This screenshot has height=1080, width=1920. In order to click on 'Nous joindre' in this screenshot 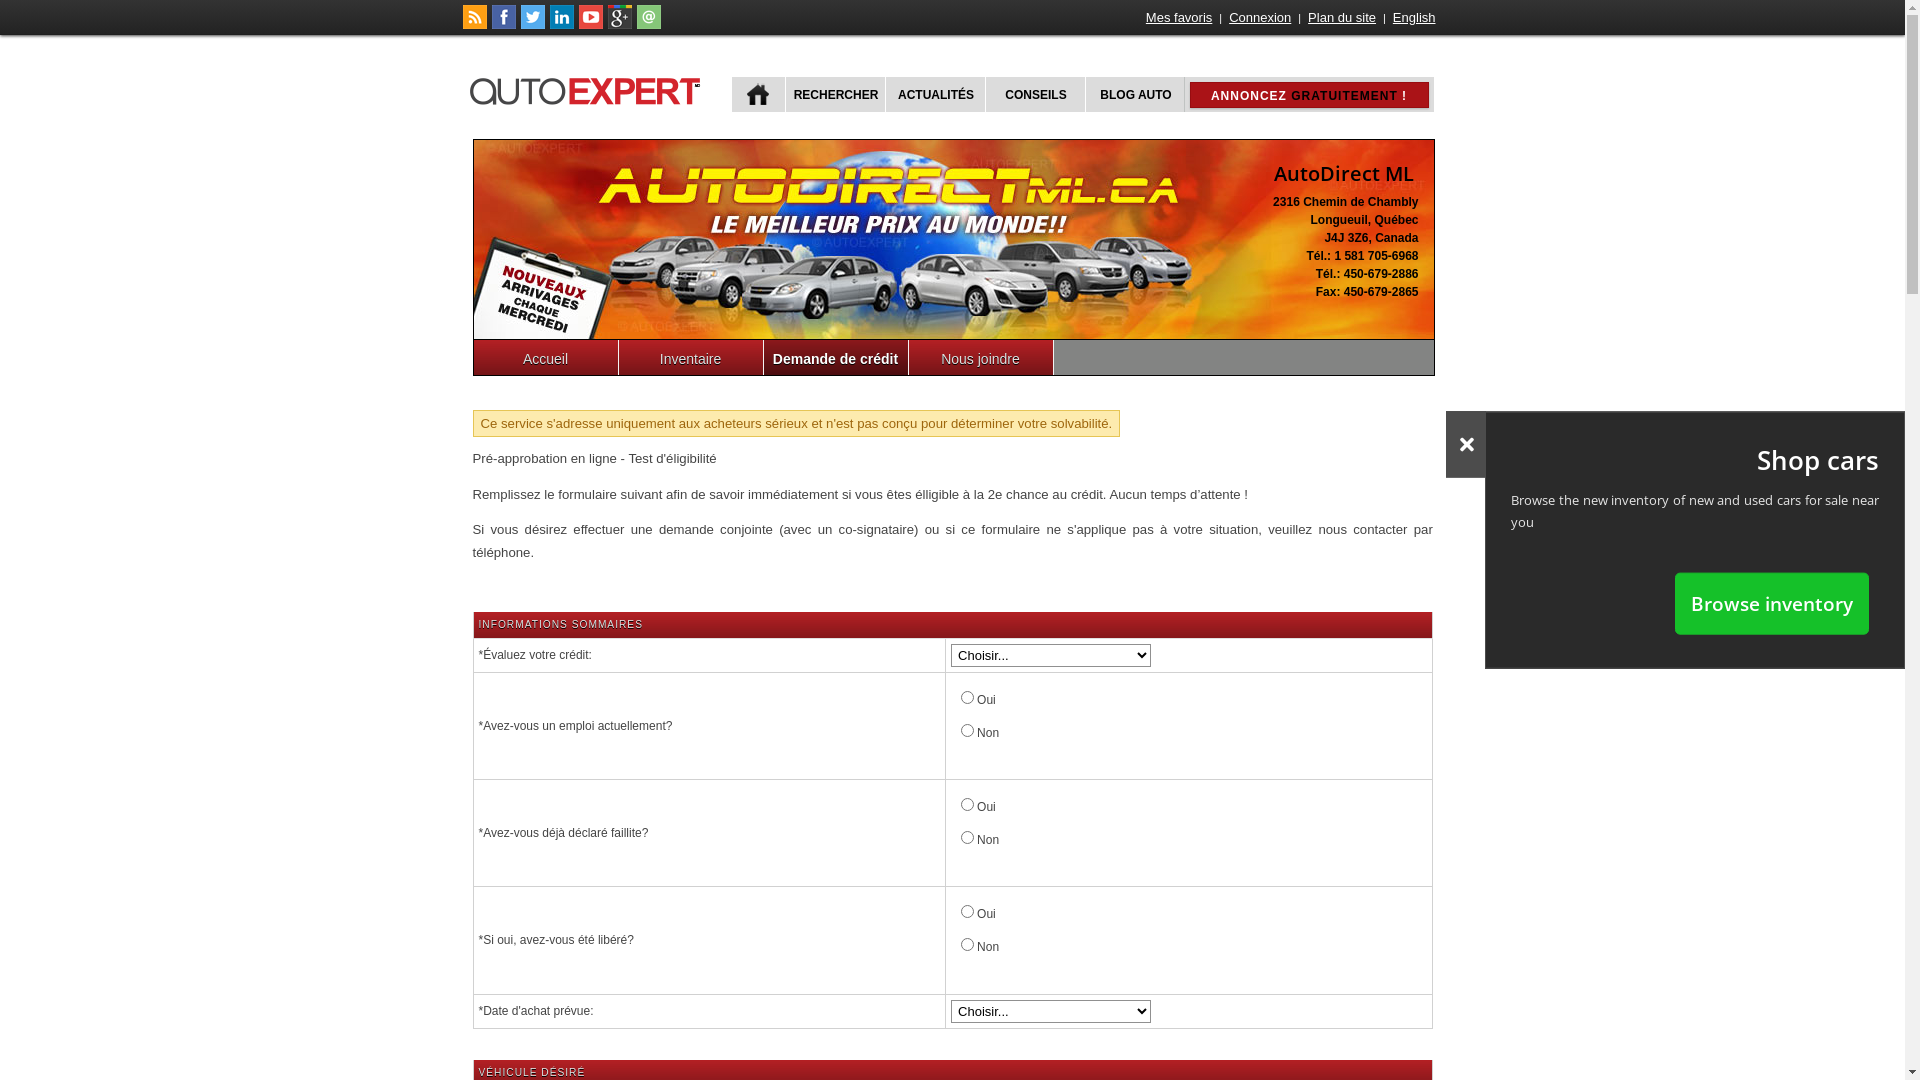, I will do `click(980, 356)`.